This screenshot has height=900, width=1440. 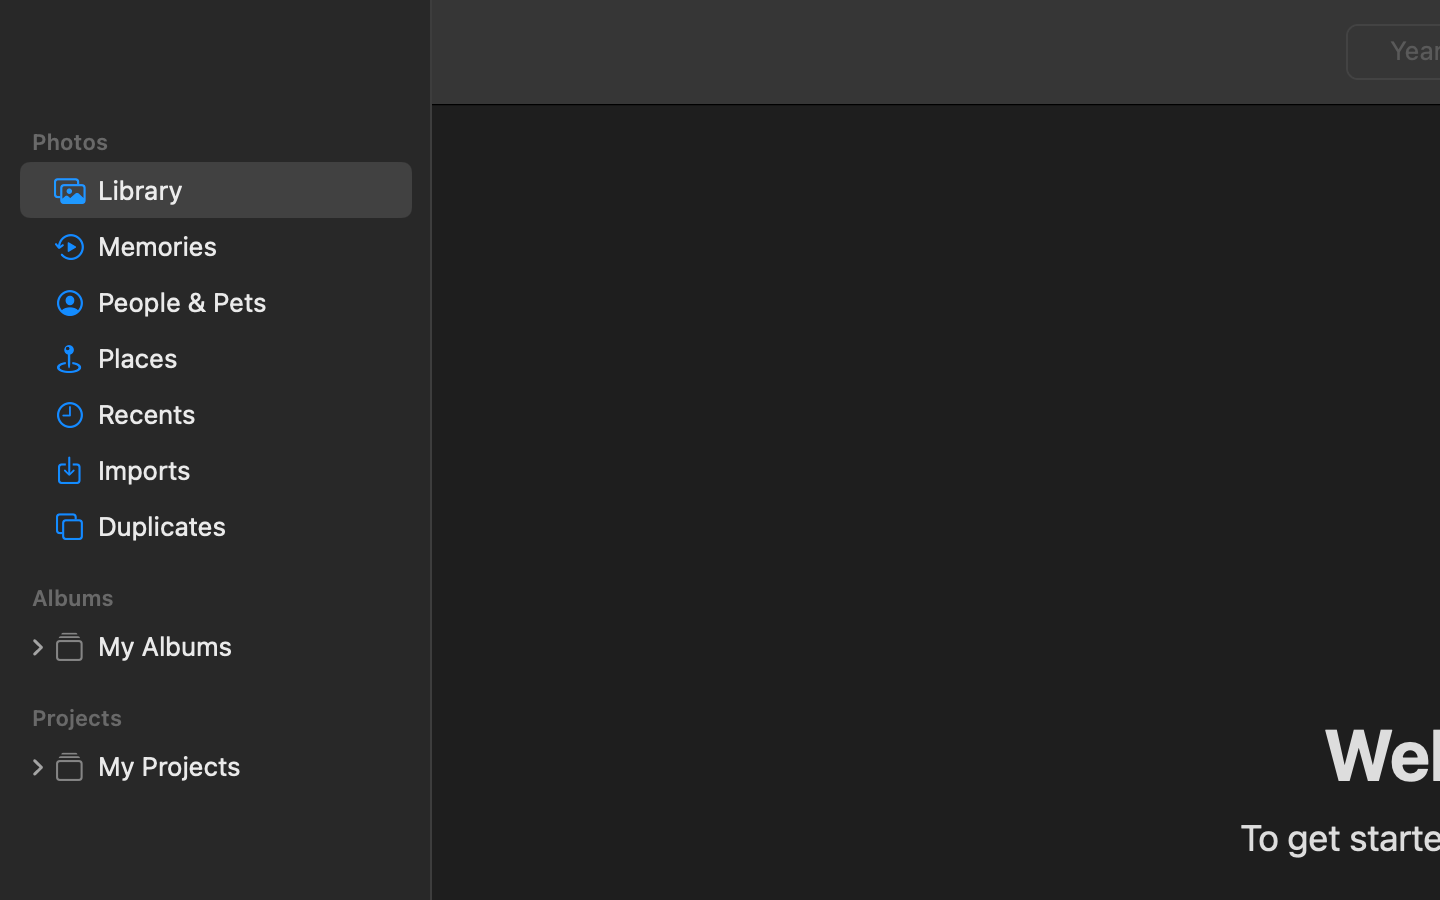 What do you see at coordinates (245, 244) in the screenshot?
I see `'Memories'` at bounding box center [245, 244].